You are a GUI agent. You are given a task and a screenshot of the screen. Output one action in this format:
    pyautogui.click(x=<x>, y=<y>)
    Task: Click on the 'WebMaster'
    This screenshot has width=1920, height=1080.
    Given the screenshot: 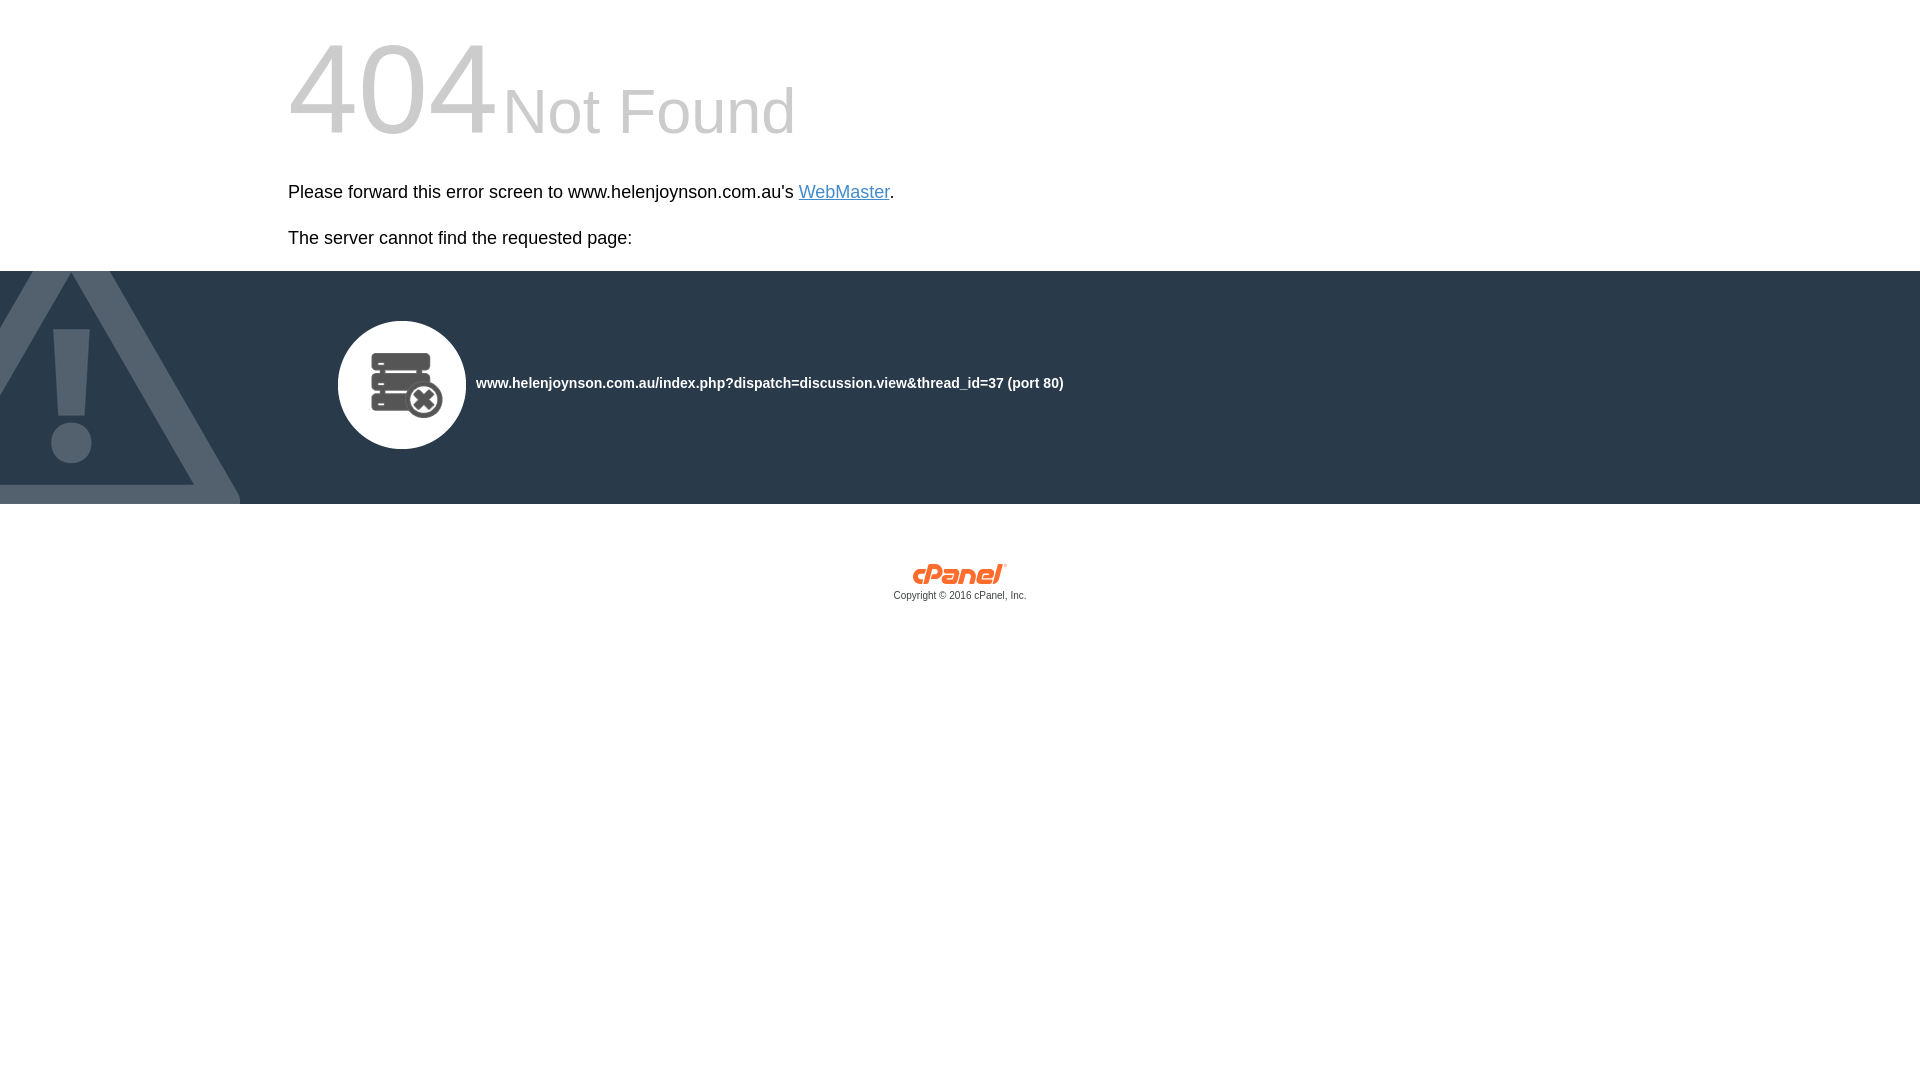 What is the action you would take?
    pyautogui.click(x=844, y=192)
    